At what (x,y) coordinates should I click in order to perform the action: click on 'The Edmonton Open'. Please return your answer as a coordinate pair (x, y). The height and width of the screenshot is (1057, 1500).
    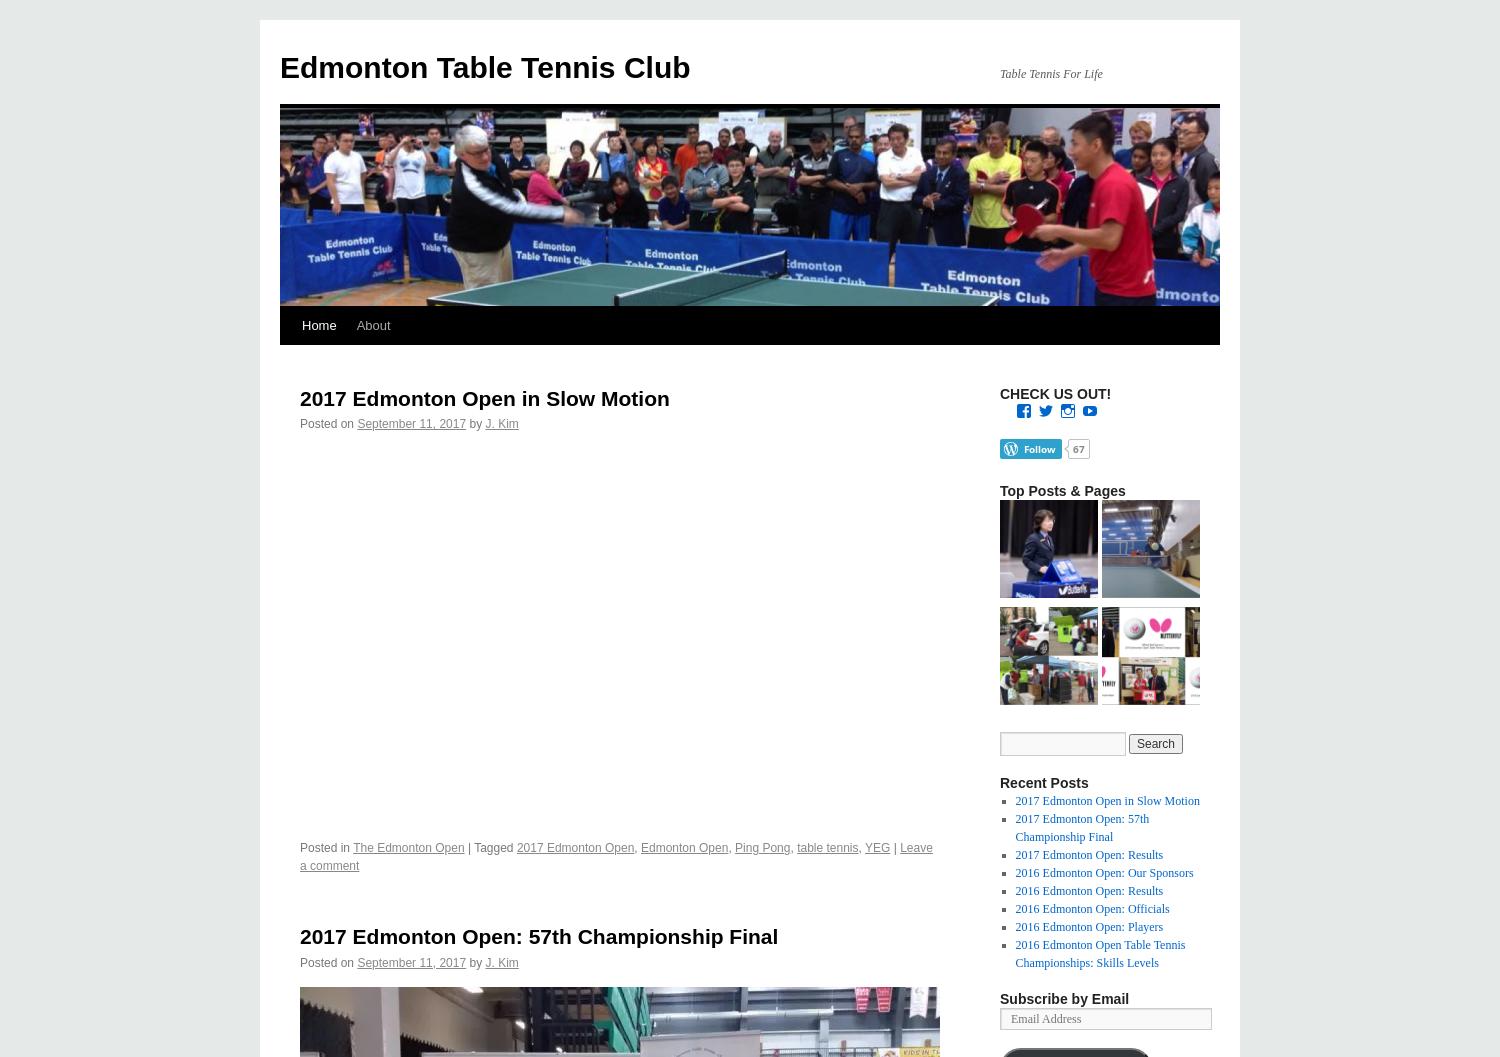
    Looking at the image, I should click on (408, 847).